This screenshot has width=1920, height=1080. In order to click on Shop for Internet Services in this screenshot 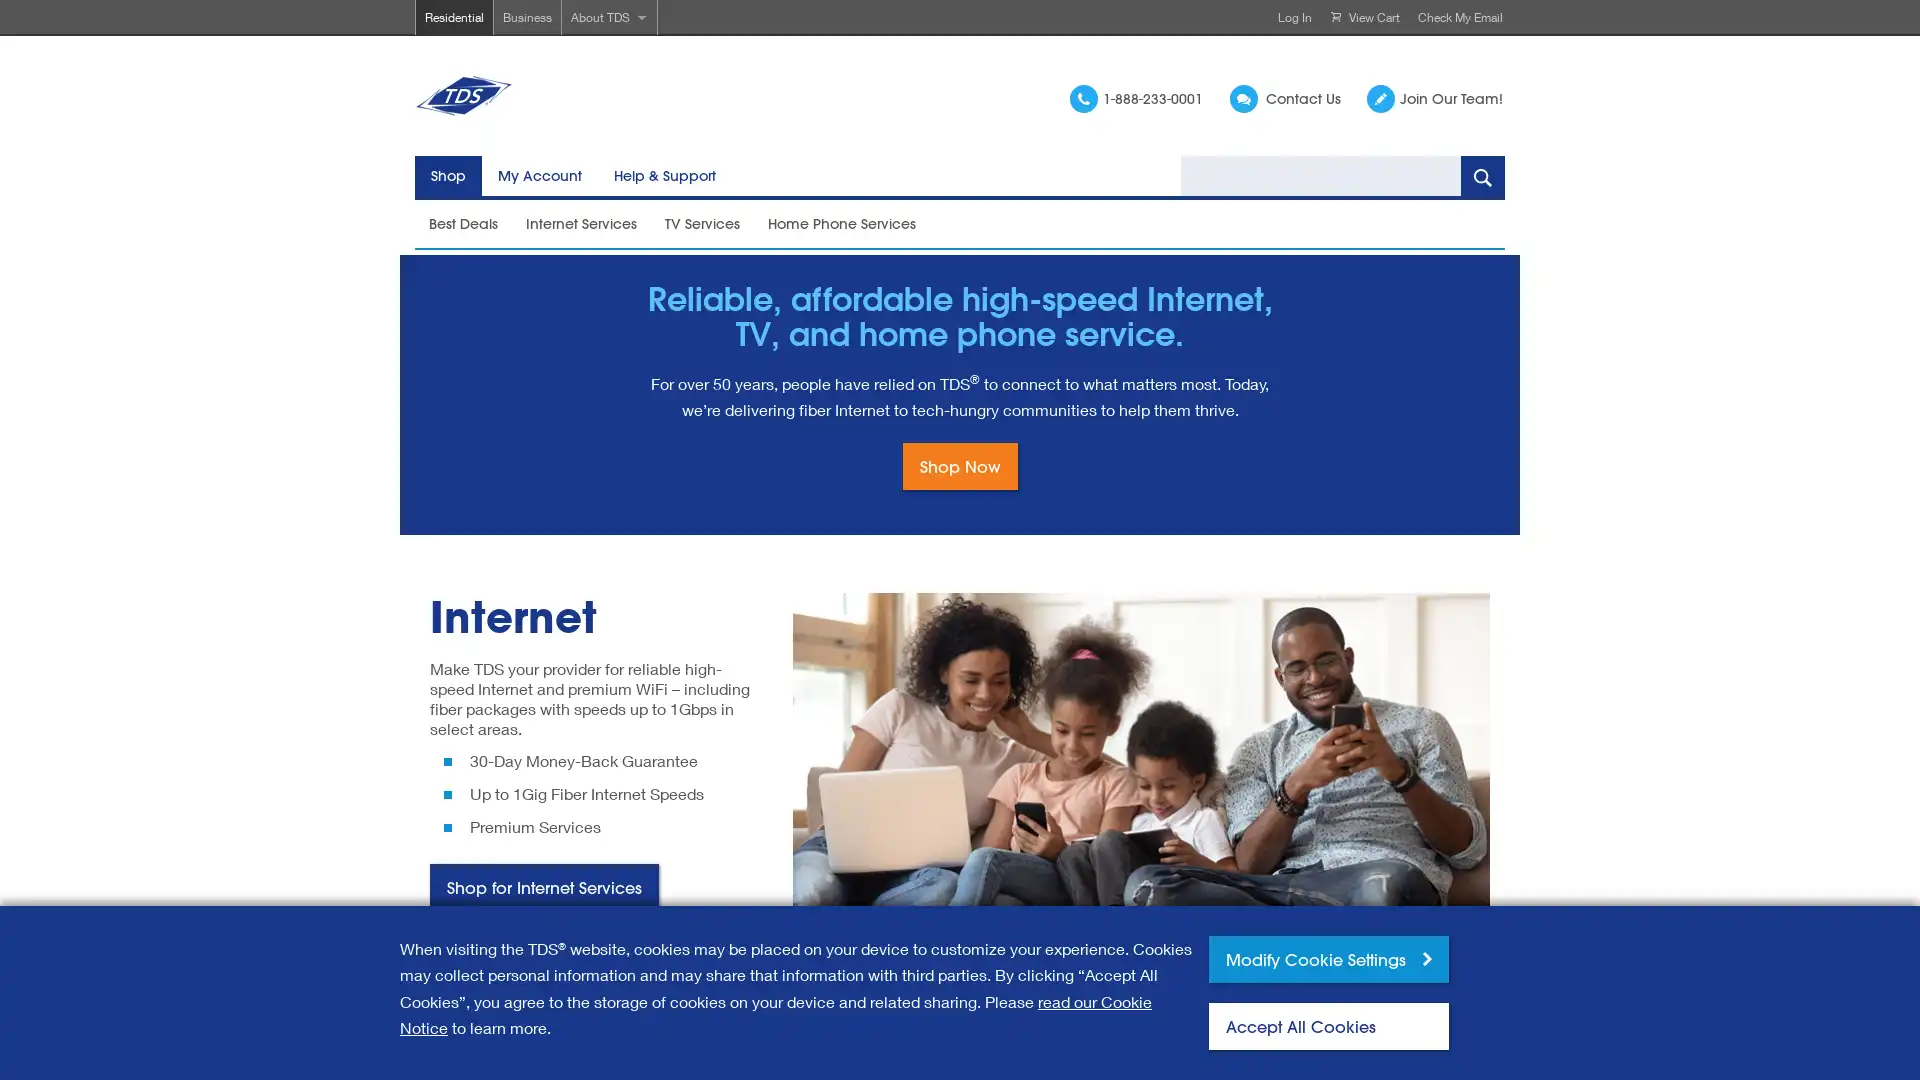, I will do `click(544, 886)`.